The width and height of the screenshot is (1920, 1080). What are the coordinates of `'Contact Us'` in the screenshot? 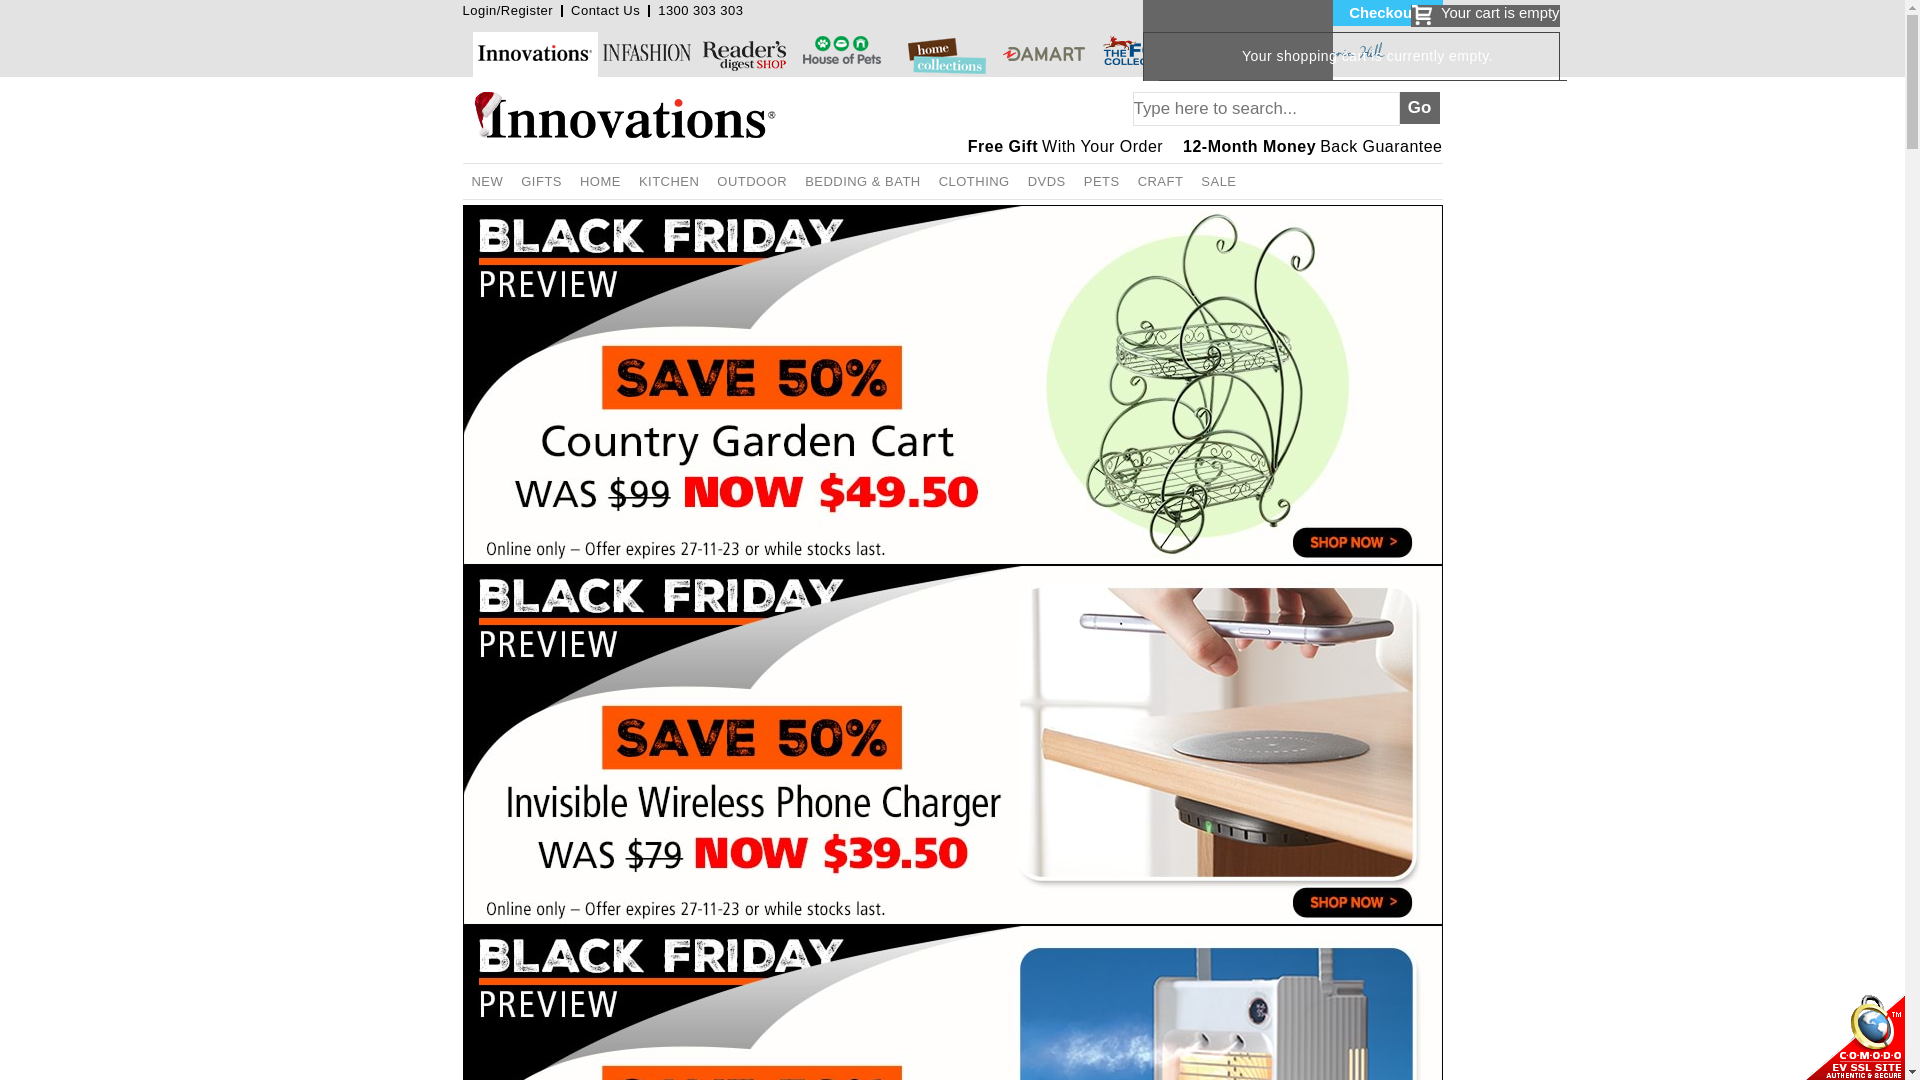 It's located at (604, 11).